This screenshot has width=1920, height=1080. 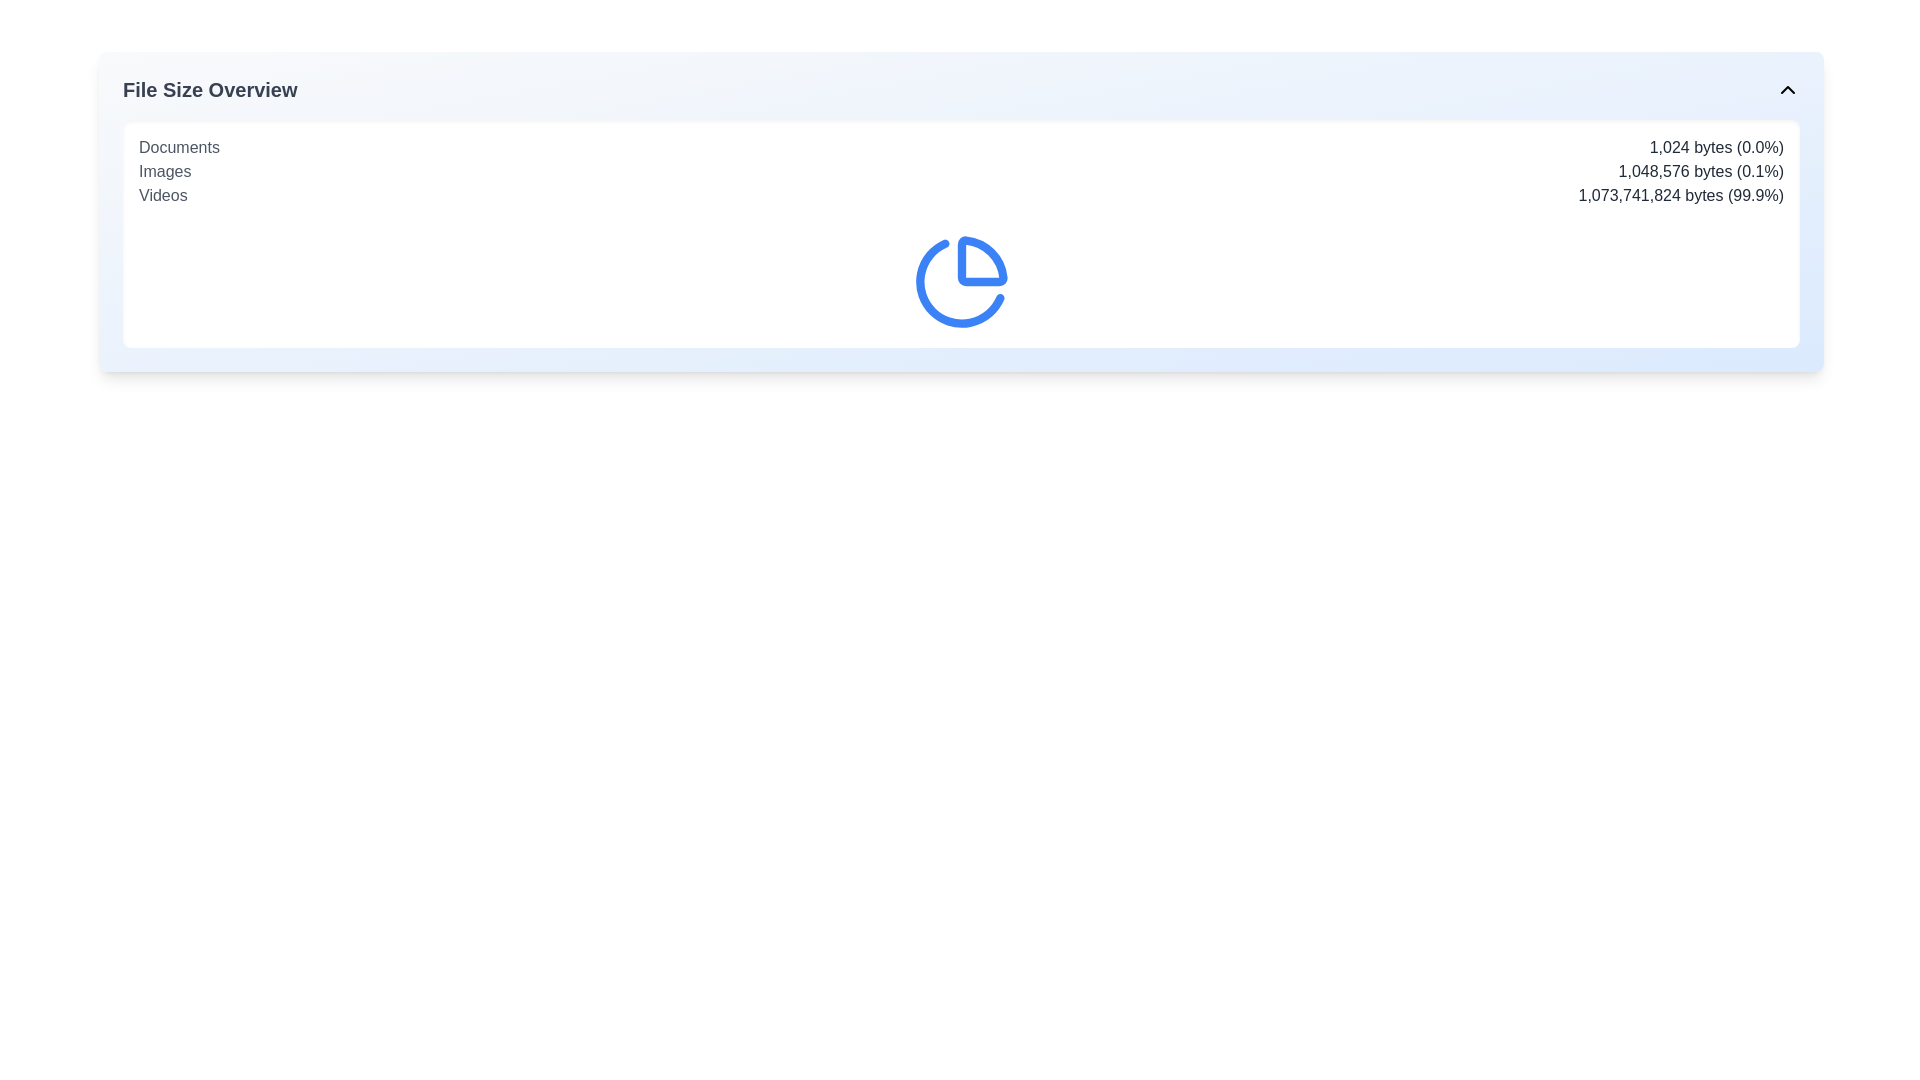 What do you see at coordinates (958, 283) in the screenshot?
I see `the right segment of the pie chart represented by an SVG graphic, which serves as a visual indicator of data proportion` at bounding box center [958, 283].